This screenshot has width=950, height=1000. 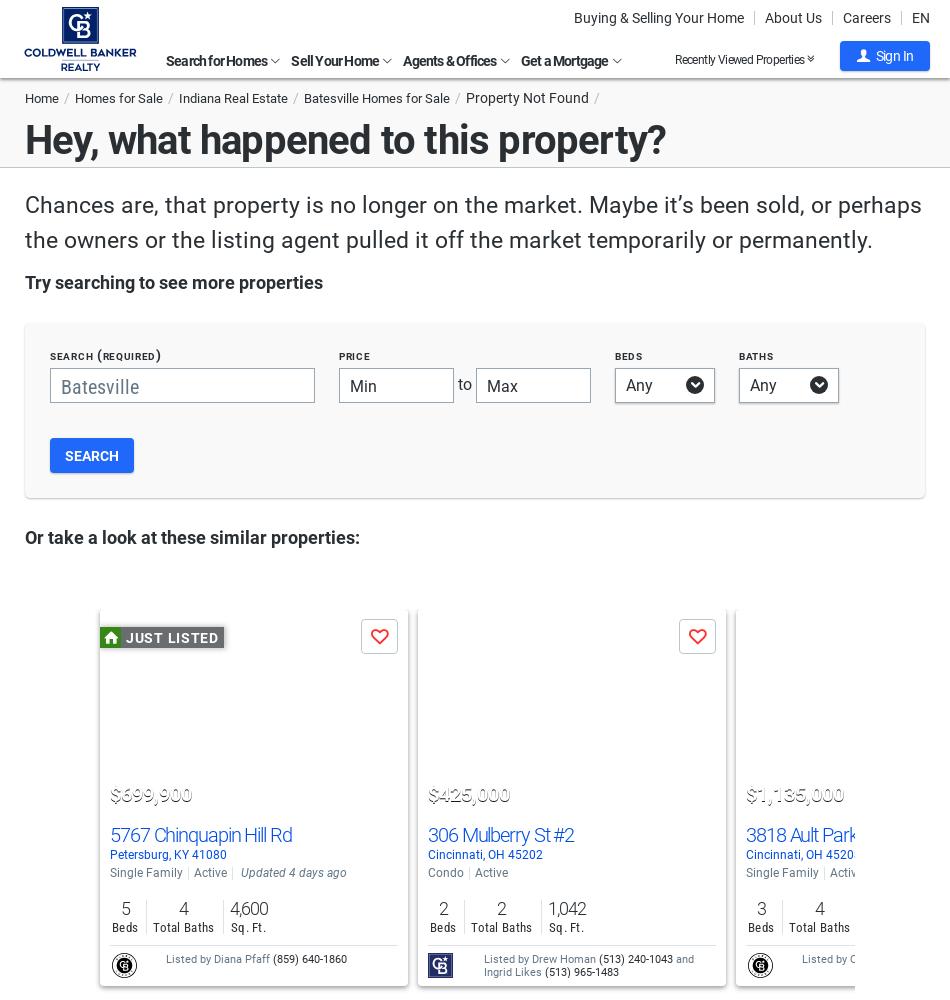 I want to click on 'Sign In', so click(x=874, y=56).